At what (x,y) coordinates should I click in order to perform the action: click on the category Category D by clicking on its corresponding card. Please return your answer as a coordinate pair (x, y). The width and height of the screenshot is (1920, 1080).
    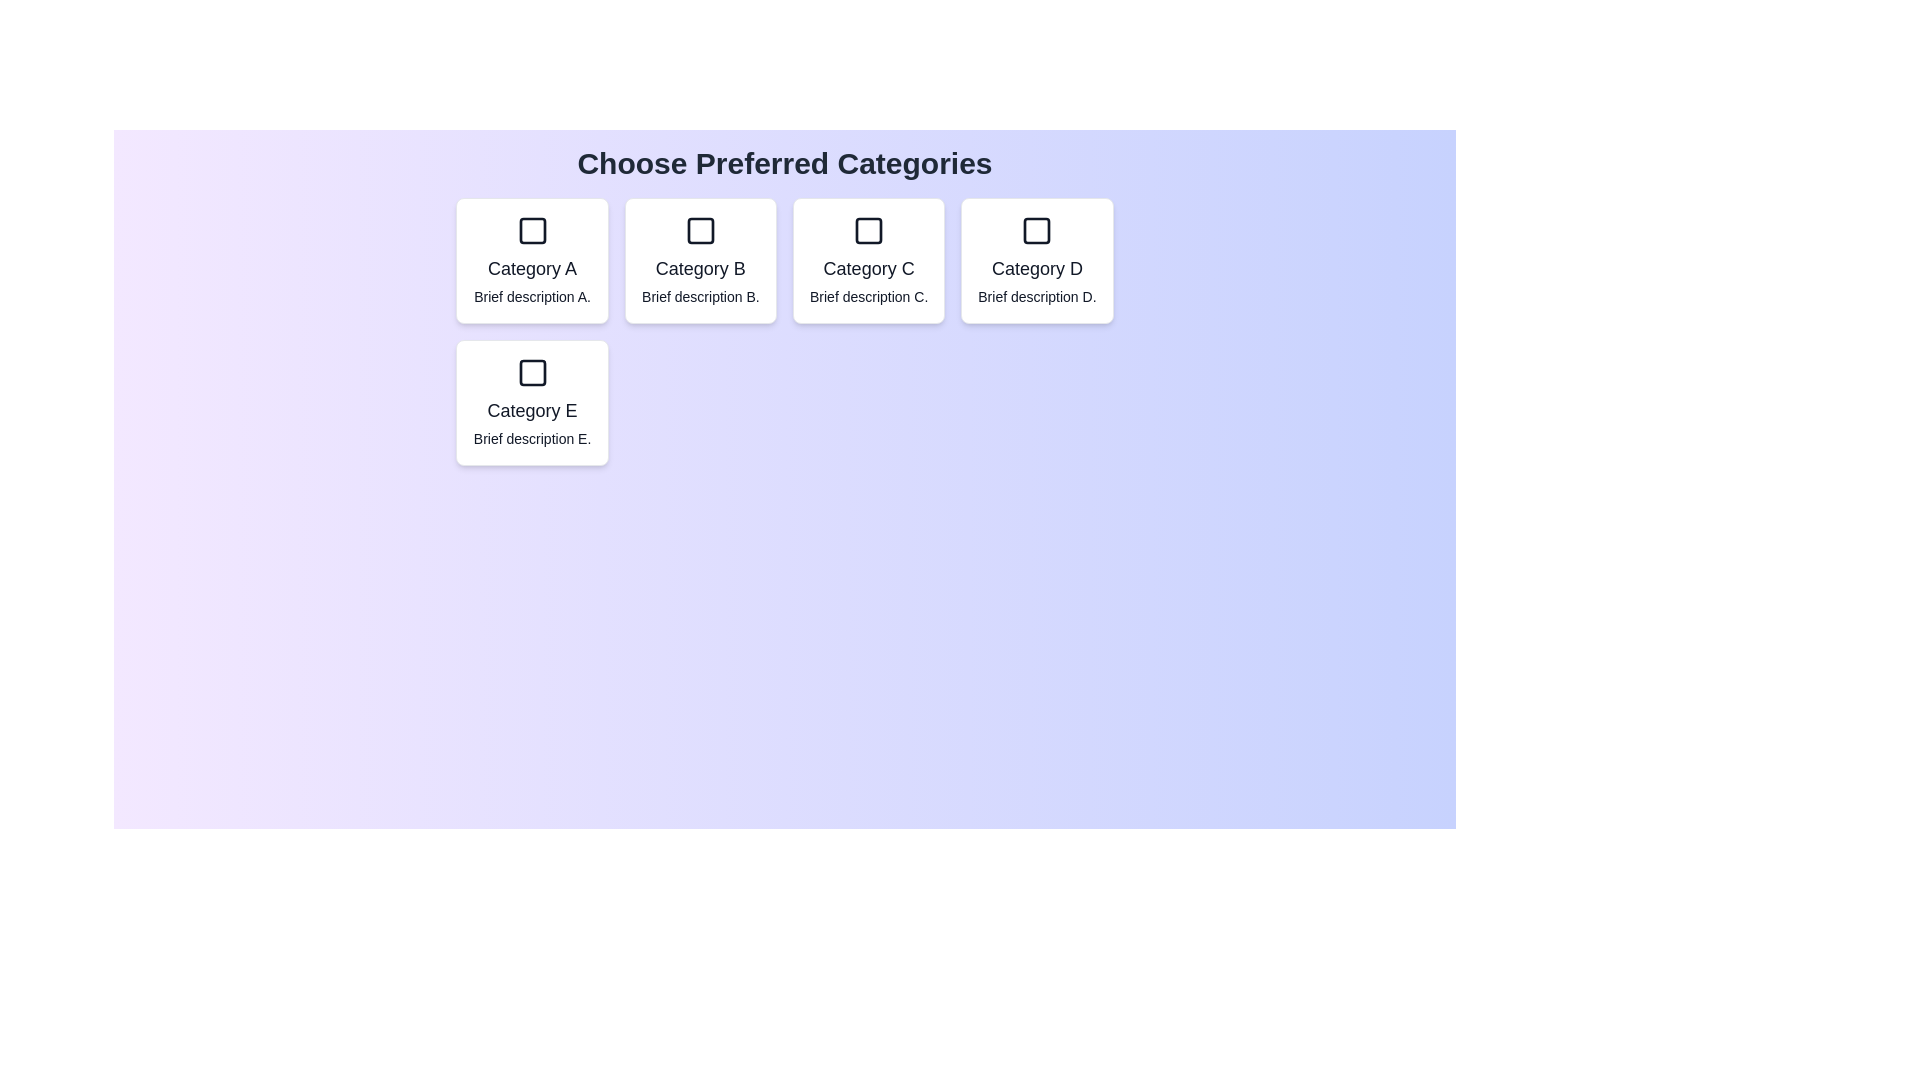
    Looking at the image, I should click on (1036, 260).